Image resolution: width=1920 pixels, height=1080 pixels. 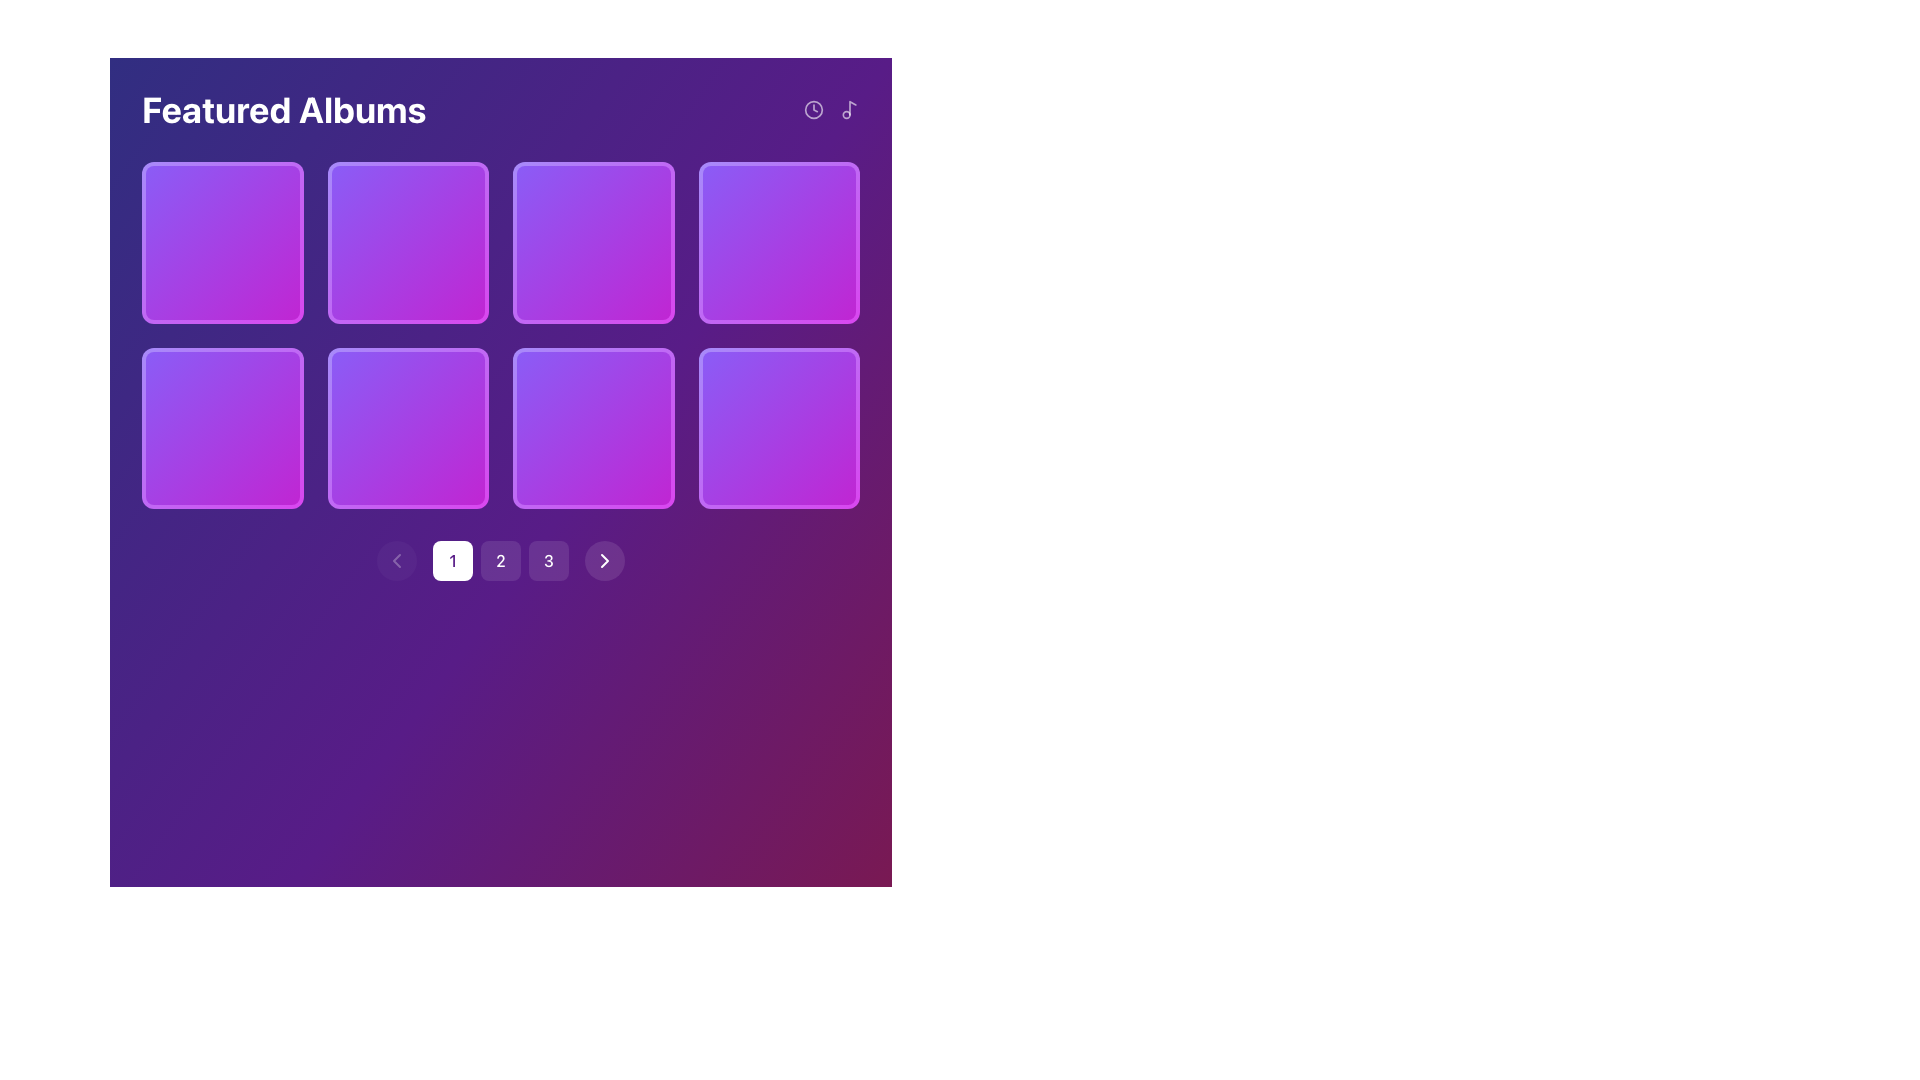 What do you see at coordinates (407, 427) in the screenshot?
I see `the album card located in the second row and second column of the grid layout` at bounding box center [407, 427].